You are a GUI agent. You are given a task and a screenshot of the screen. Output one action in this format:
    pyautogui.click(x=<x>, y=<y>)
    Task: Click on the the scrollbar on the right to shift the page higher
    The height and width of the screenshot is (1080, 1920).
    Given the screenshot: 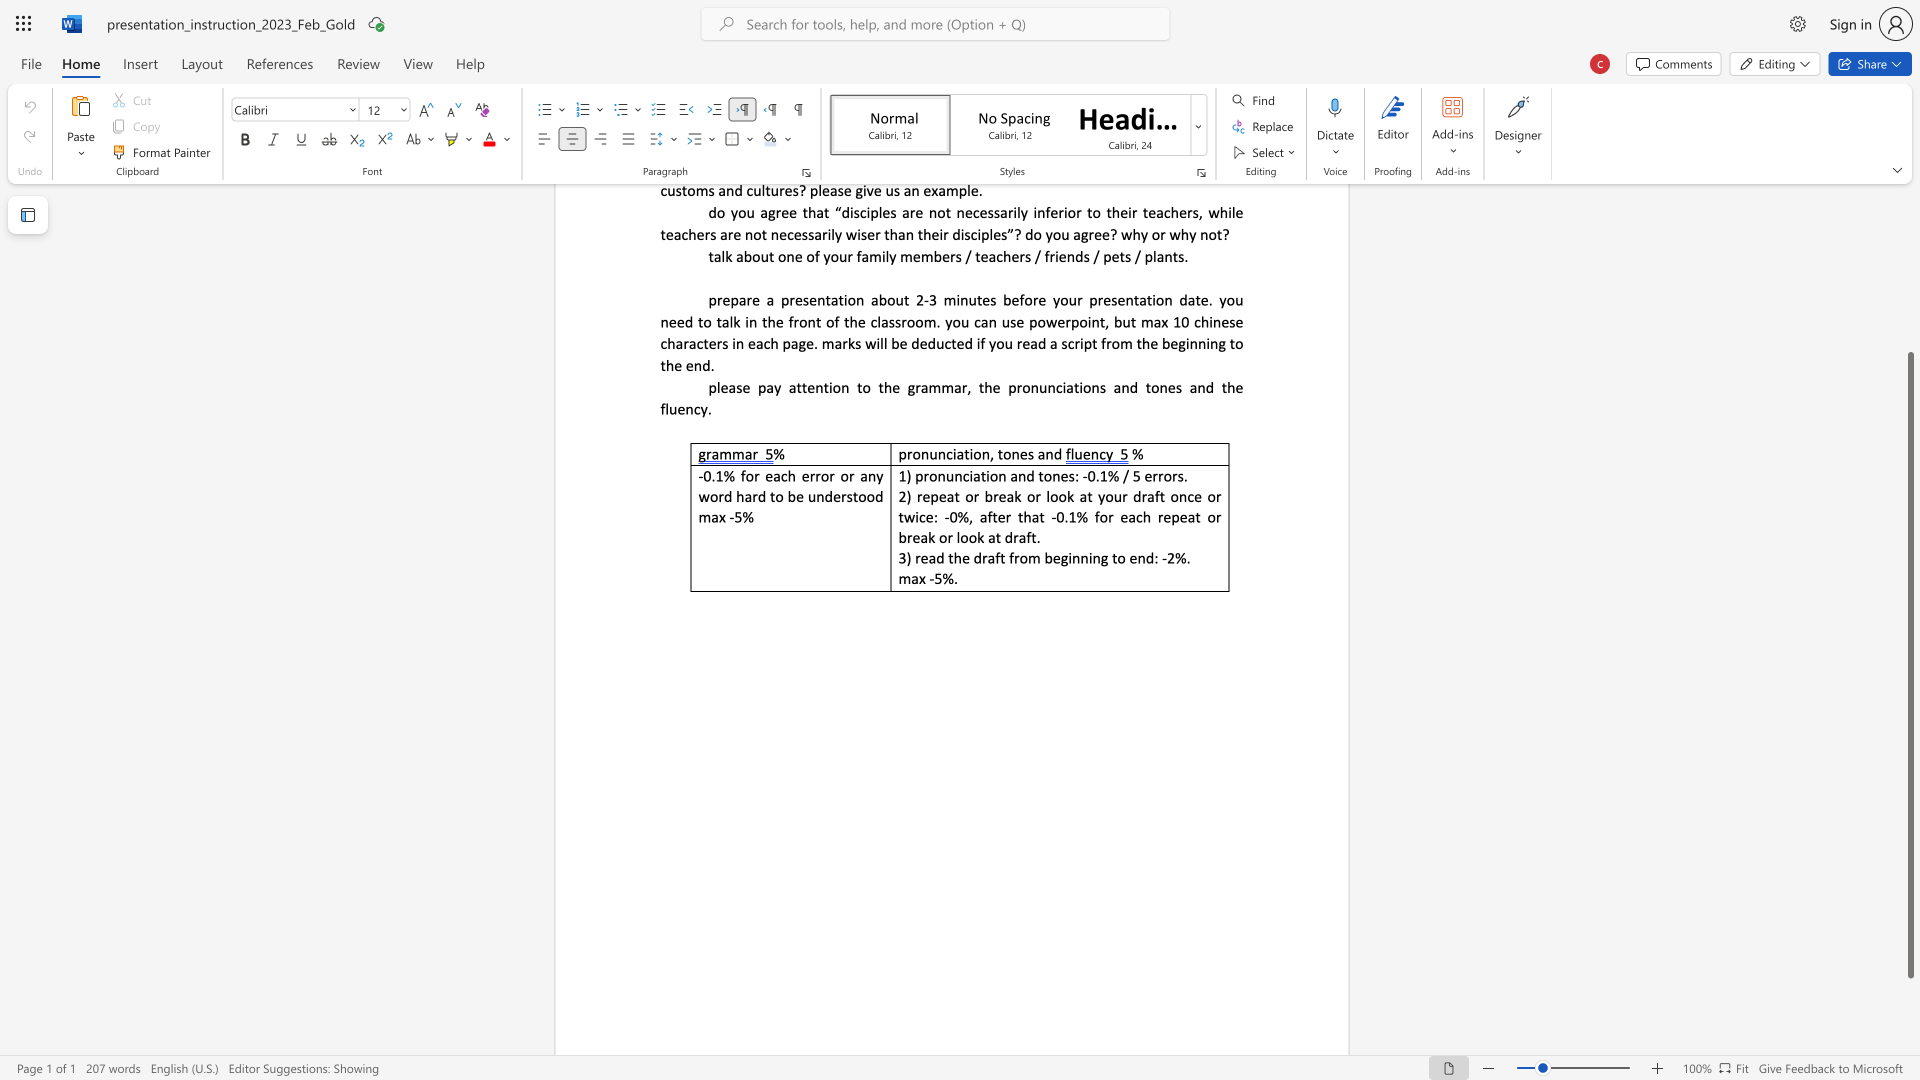 What is the action you would take?
    pyautogui.click(x=1909, y=219)
    